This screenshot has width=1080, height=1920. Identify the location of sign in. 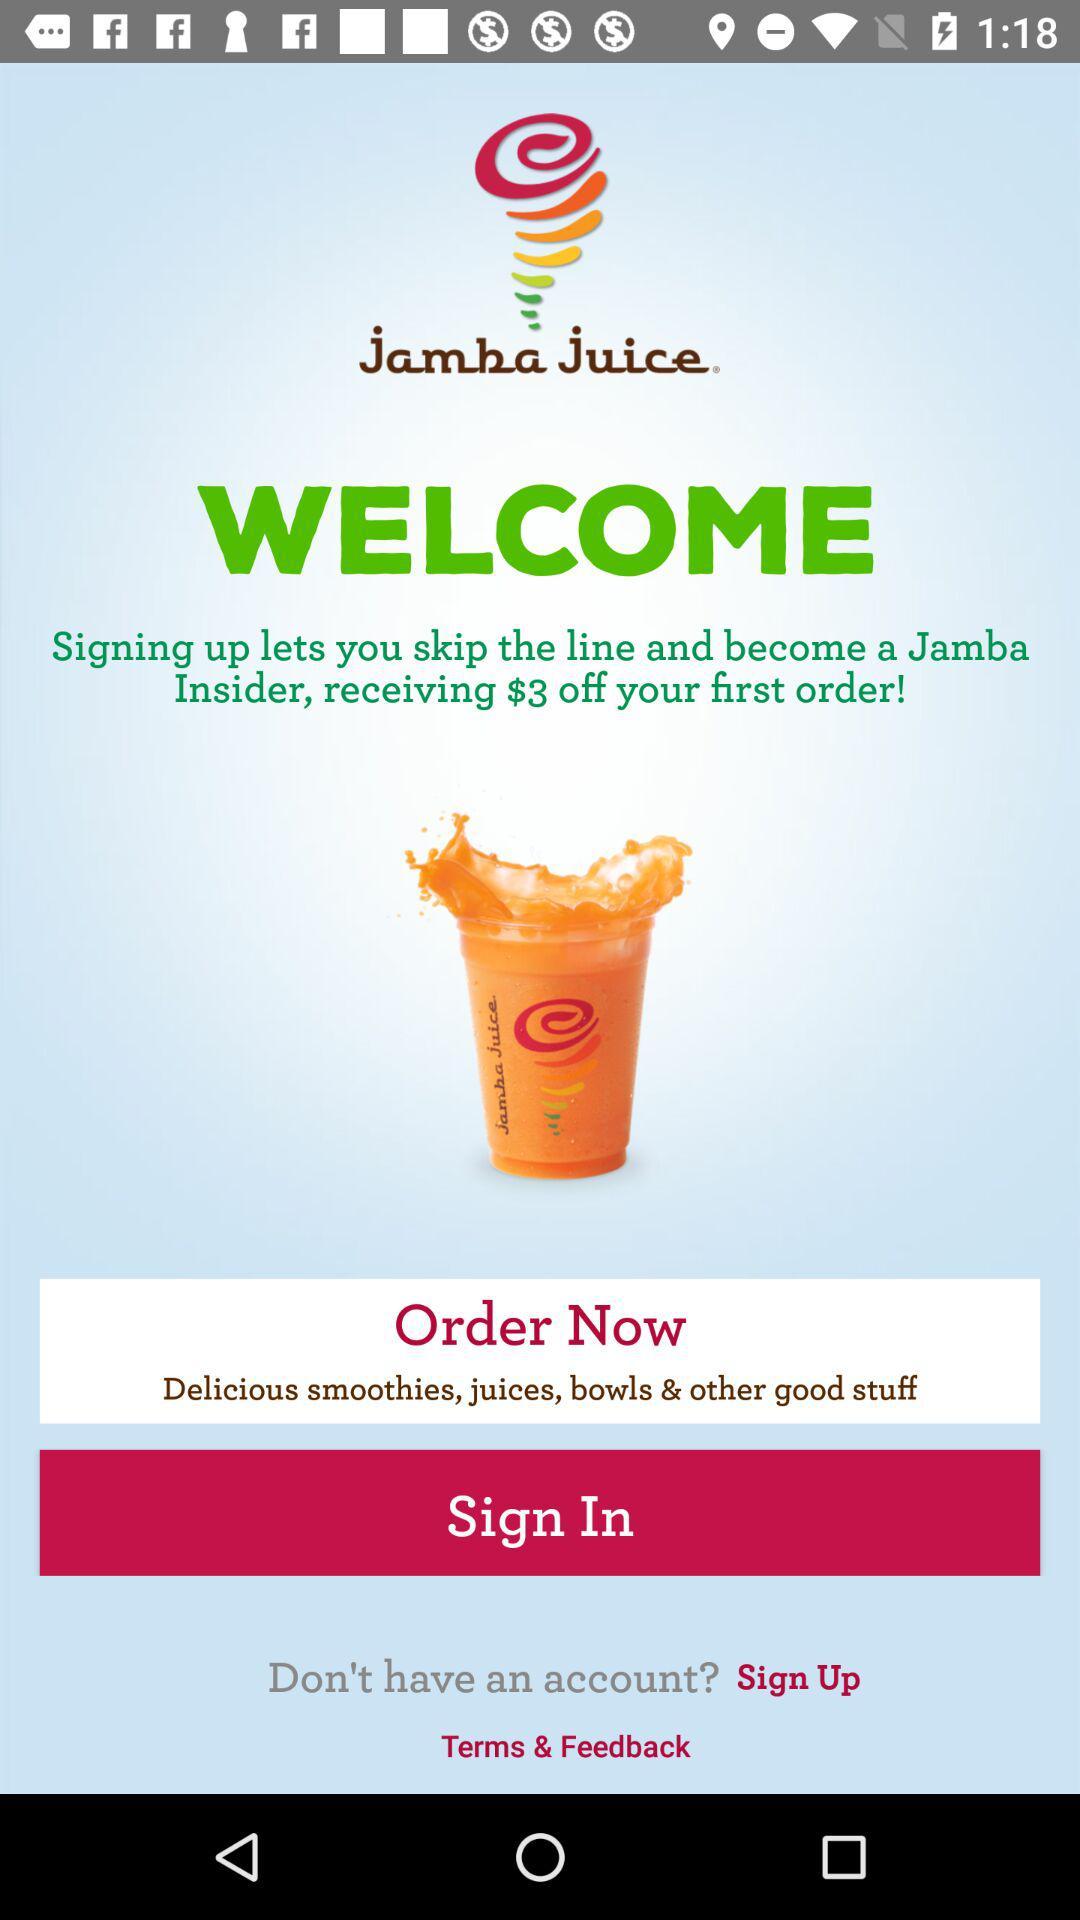
(540, 1512).